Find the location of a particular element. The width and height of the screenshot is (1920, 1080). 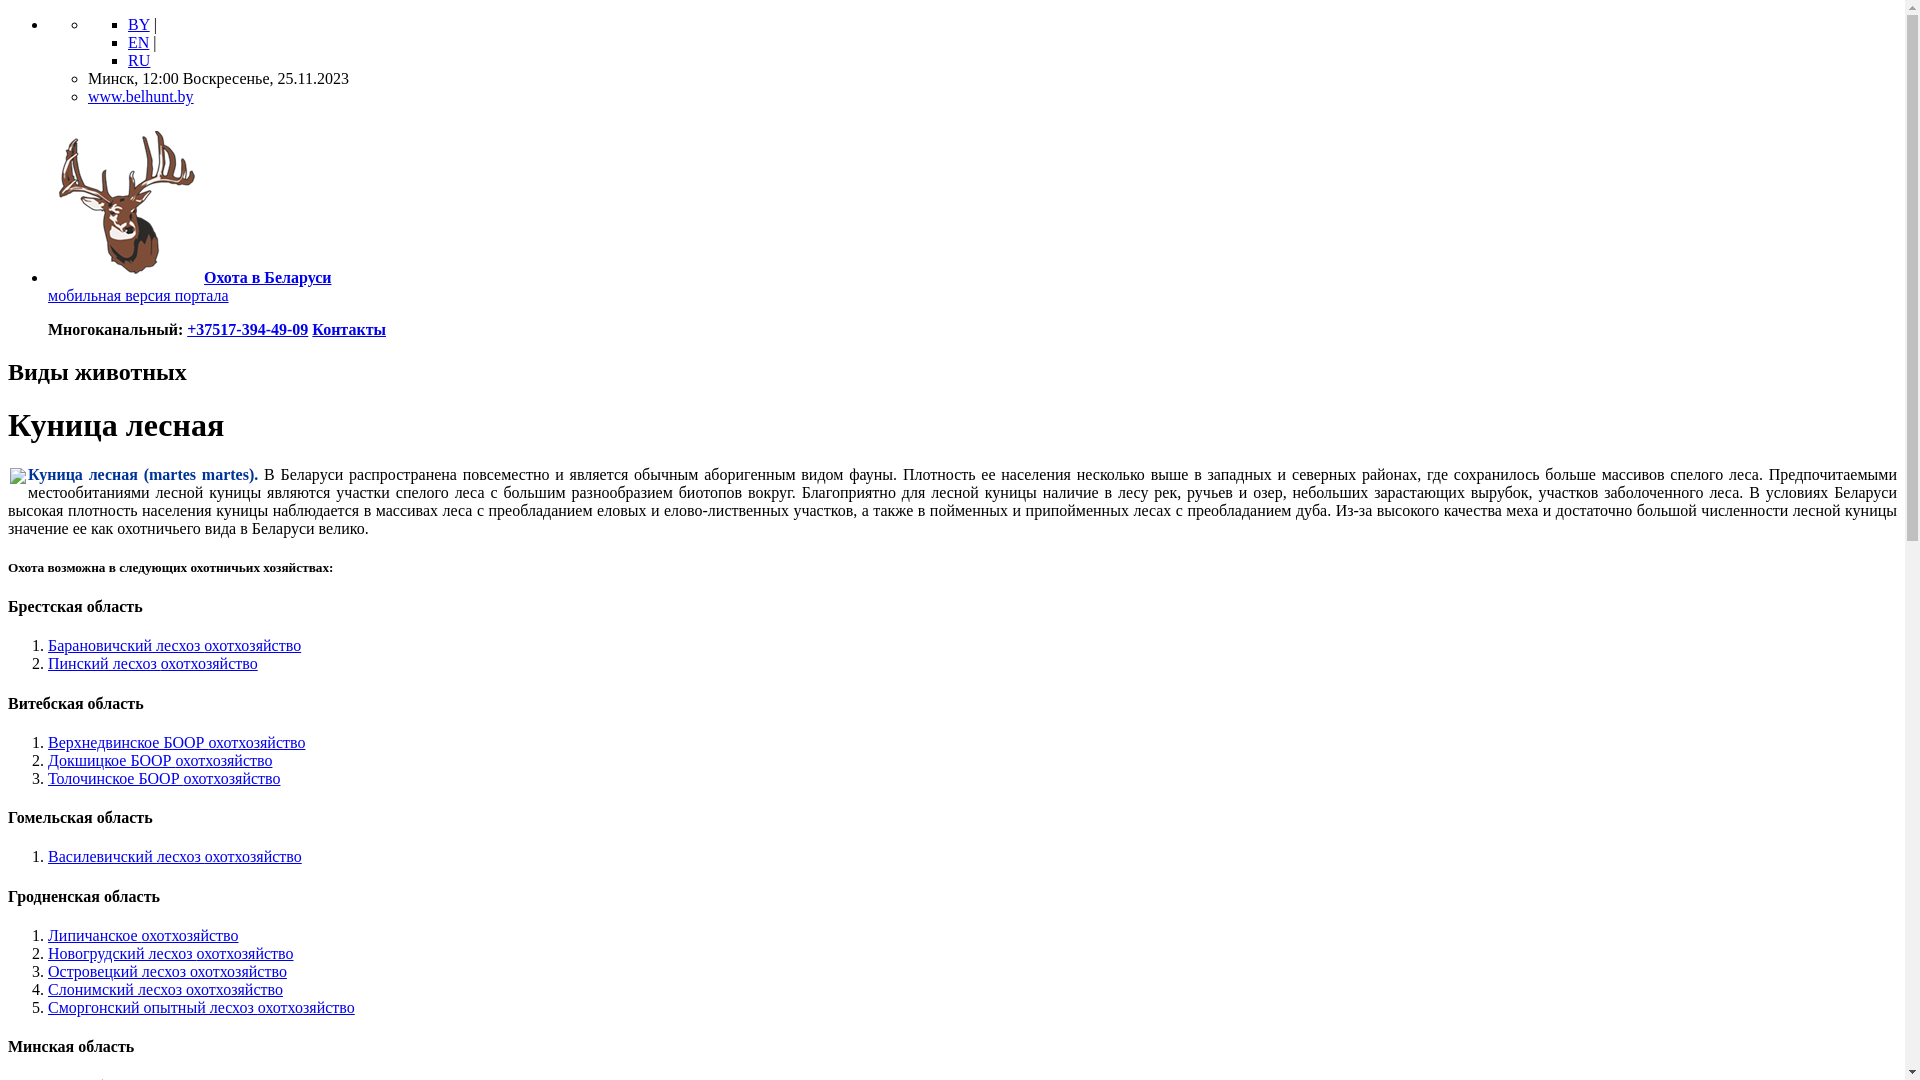

'EN' is located at coordinates (137, 42).